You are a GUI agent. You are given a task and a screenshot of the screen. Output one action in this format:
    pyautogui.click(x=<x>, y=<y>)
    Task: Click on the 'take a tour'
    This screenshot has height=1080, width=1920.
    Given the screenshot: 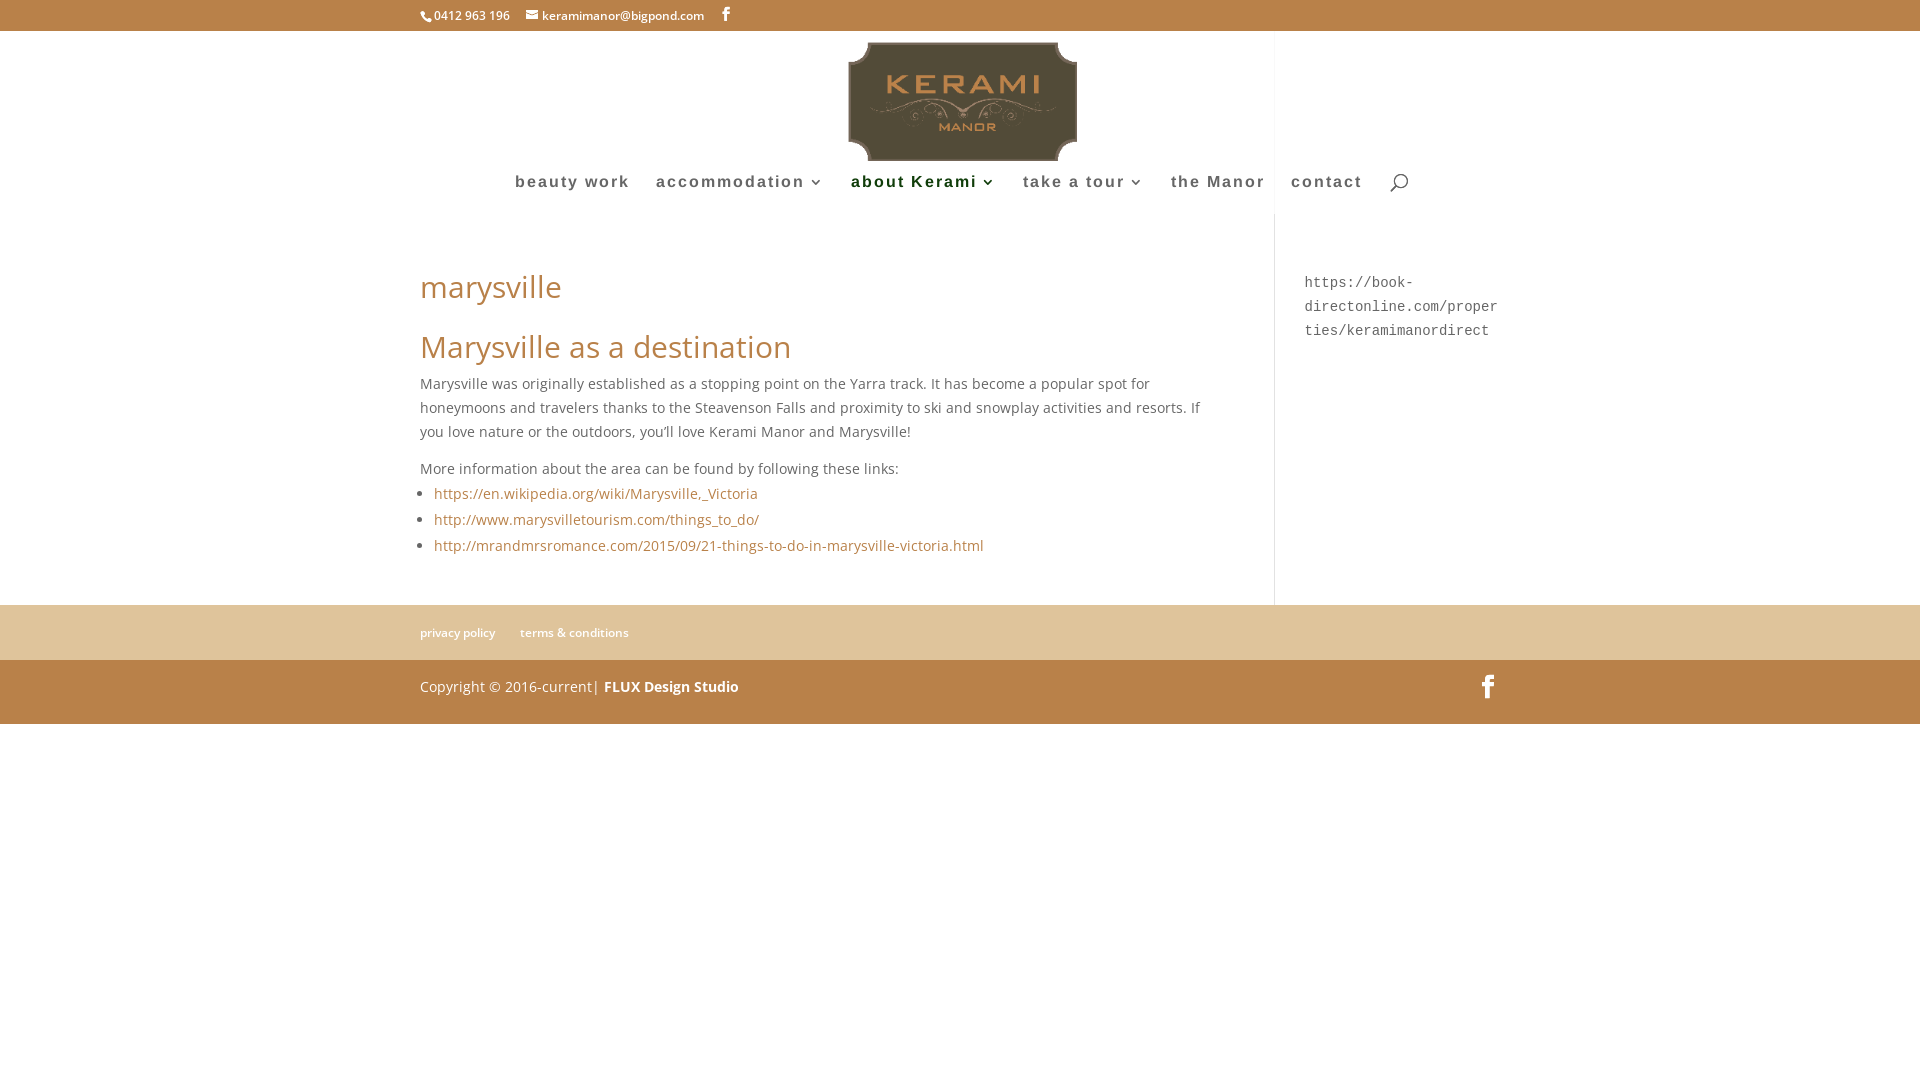 What is the action you would take?
    pyautogui.click(x=1022, y=194)
    